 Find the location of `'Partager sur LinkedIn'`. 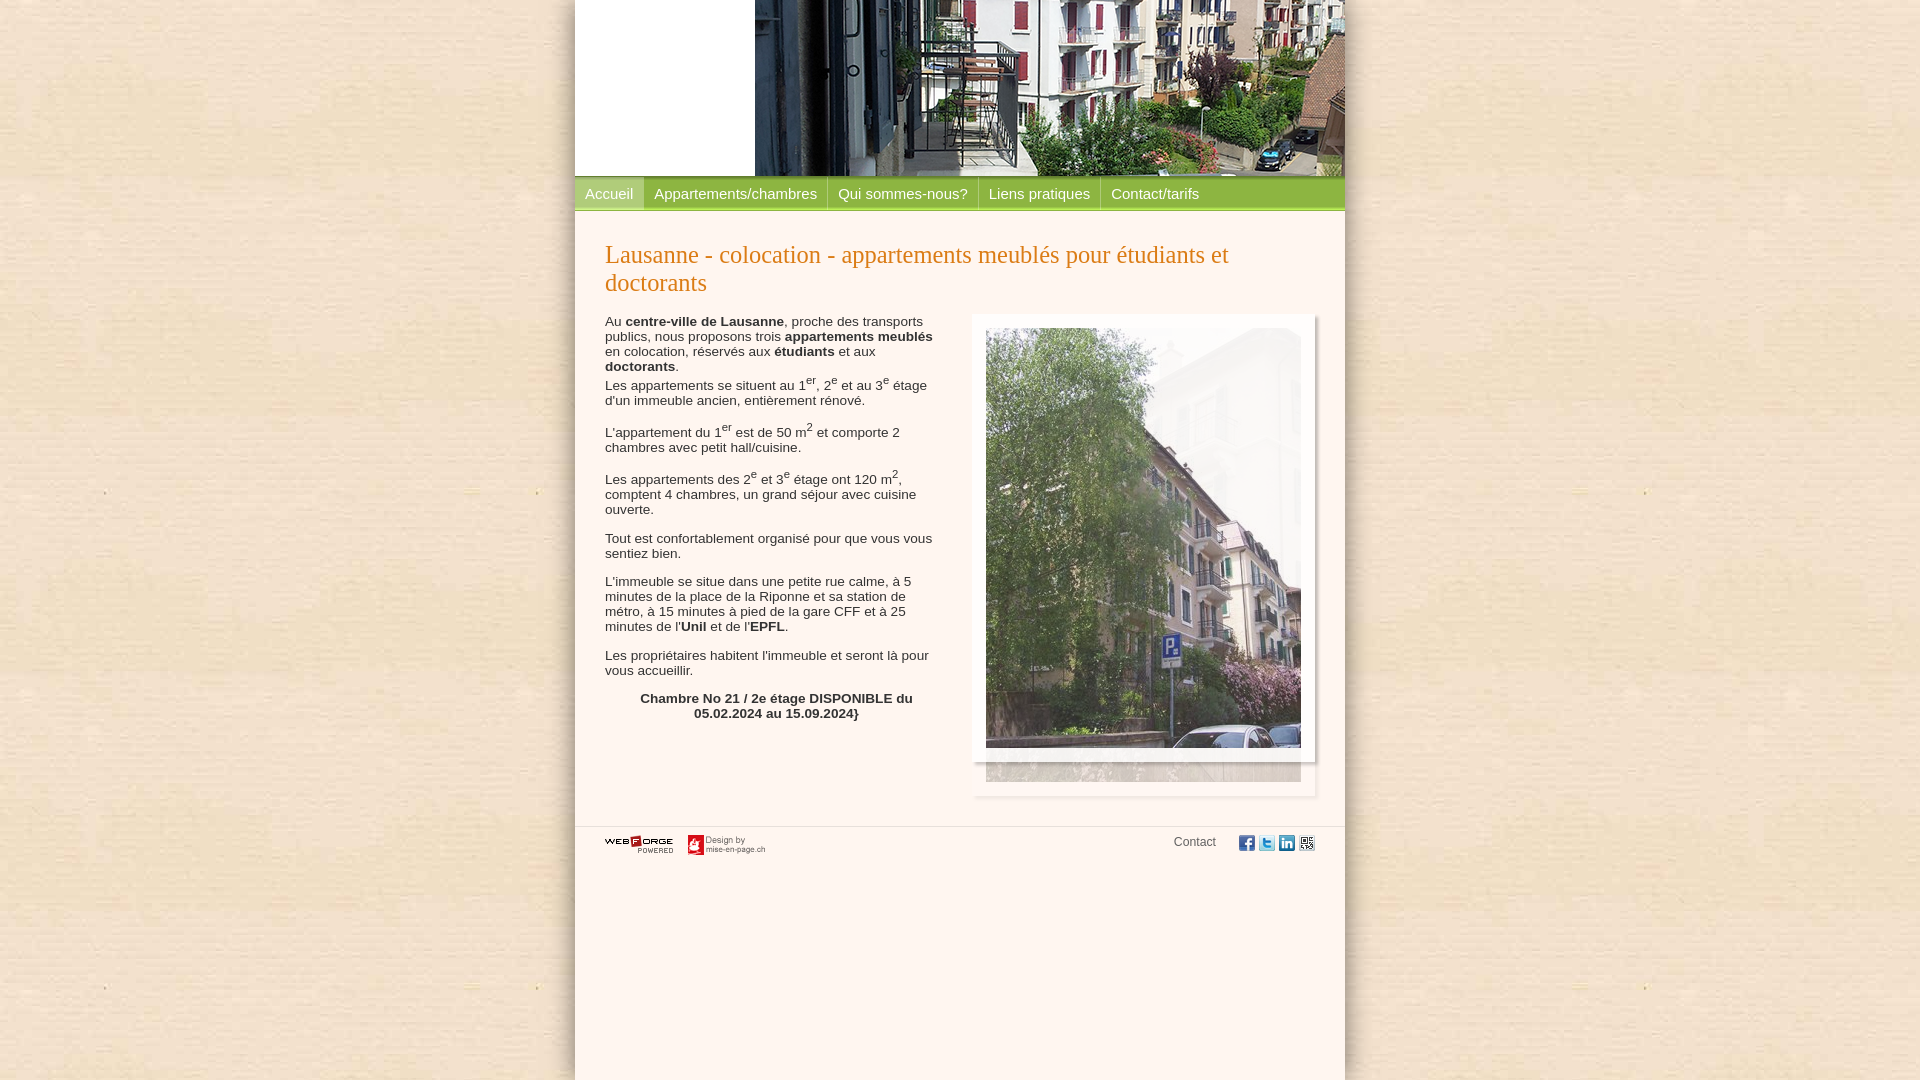

'Partager sur LinkedIn' is located at coordinates (1286, 844).